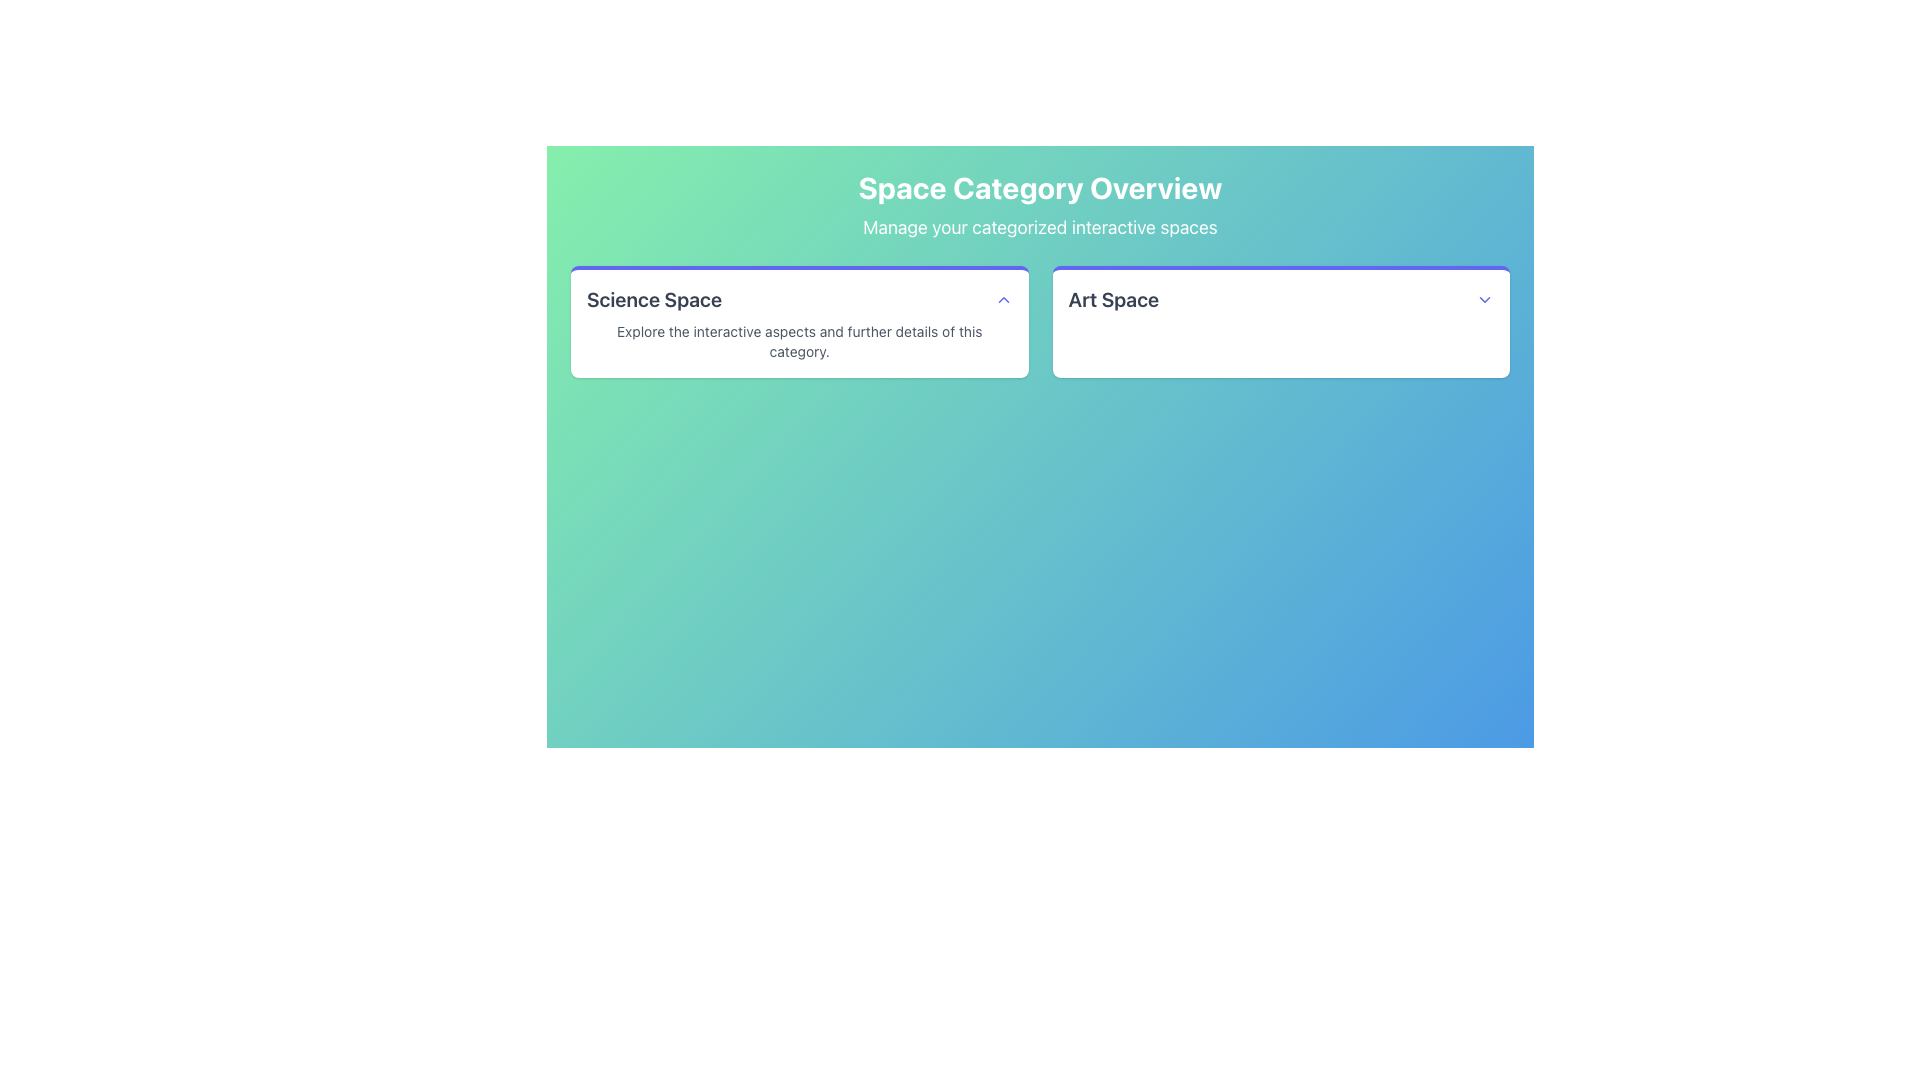  What do you see at coordinates (798, 341) in the screenshot?
I see `descriptive text located beneath the 'Science Space' title within the leftmost card of a horizontally arranged layout` at bounding box center [798, 341].